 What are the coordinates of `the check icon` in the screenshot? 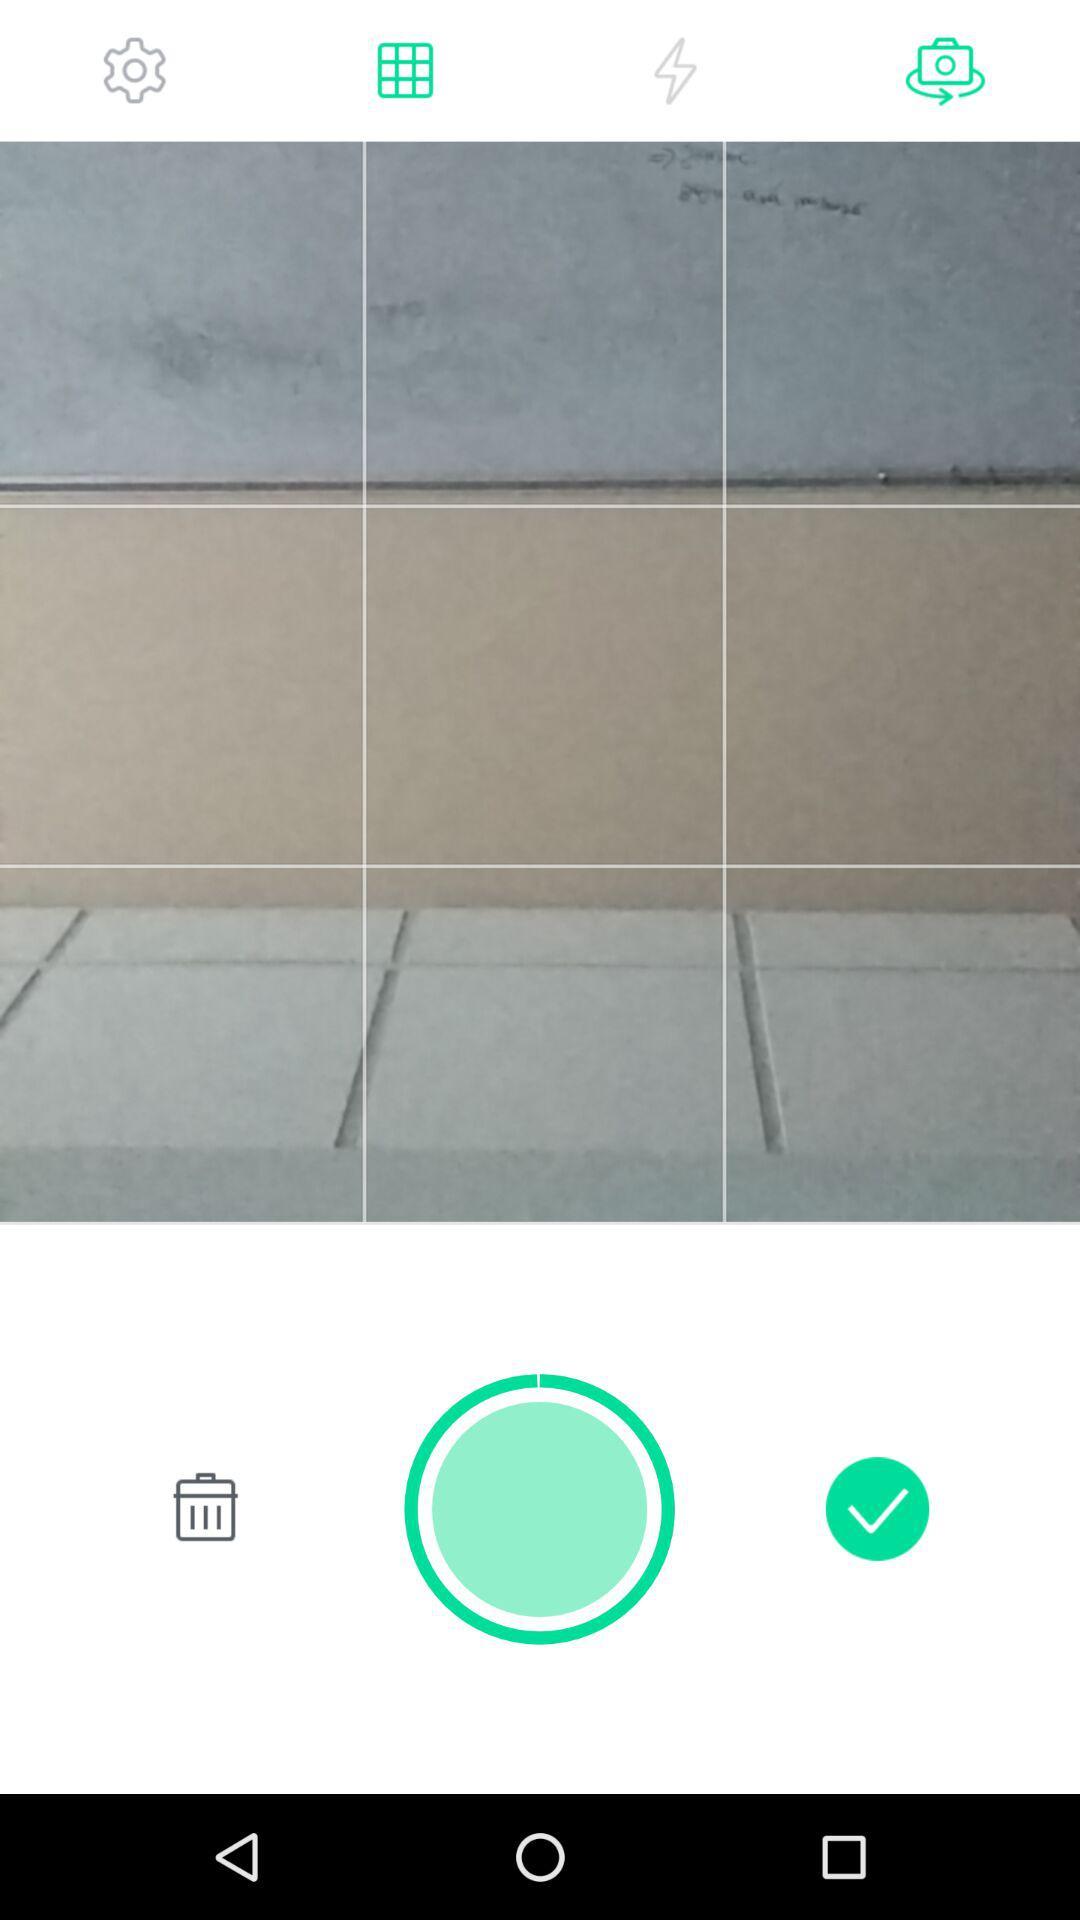 It's located at (876, 1614).